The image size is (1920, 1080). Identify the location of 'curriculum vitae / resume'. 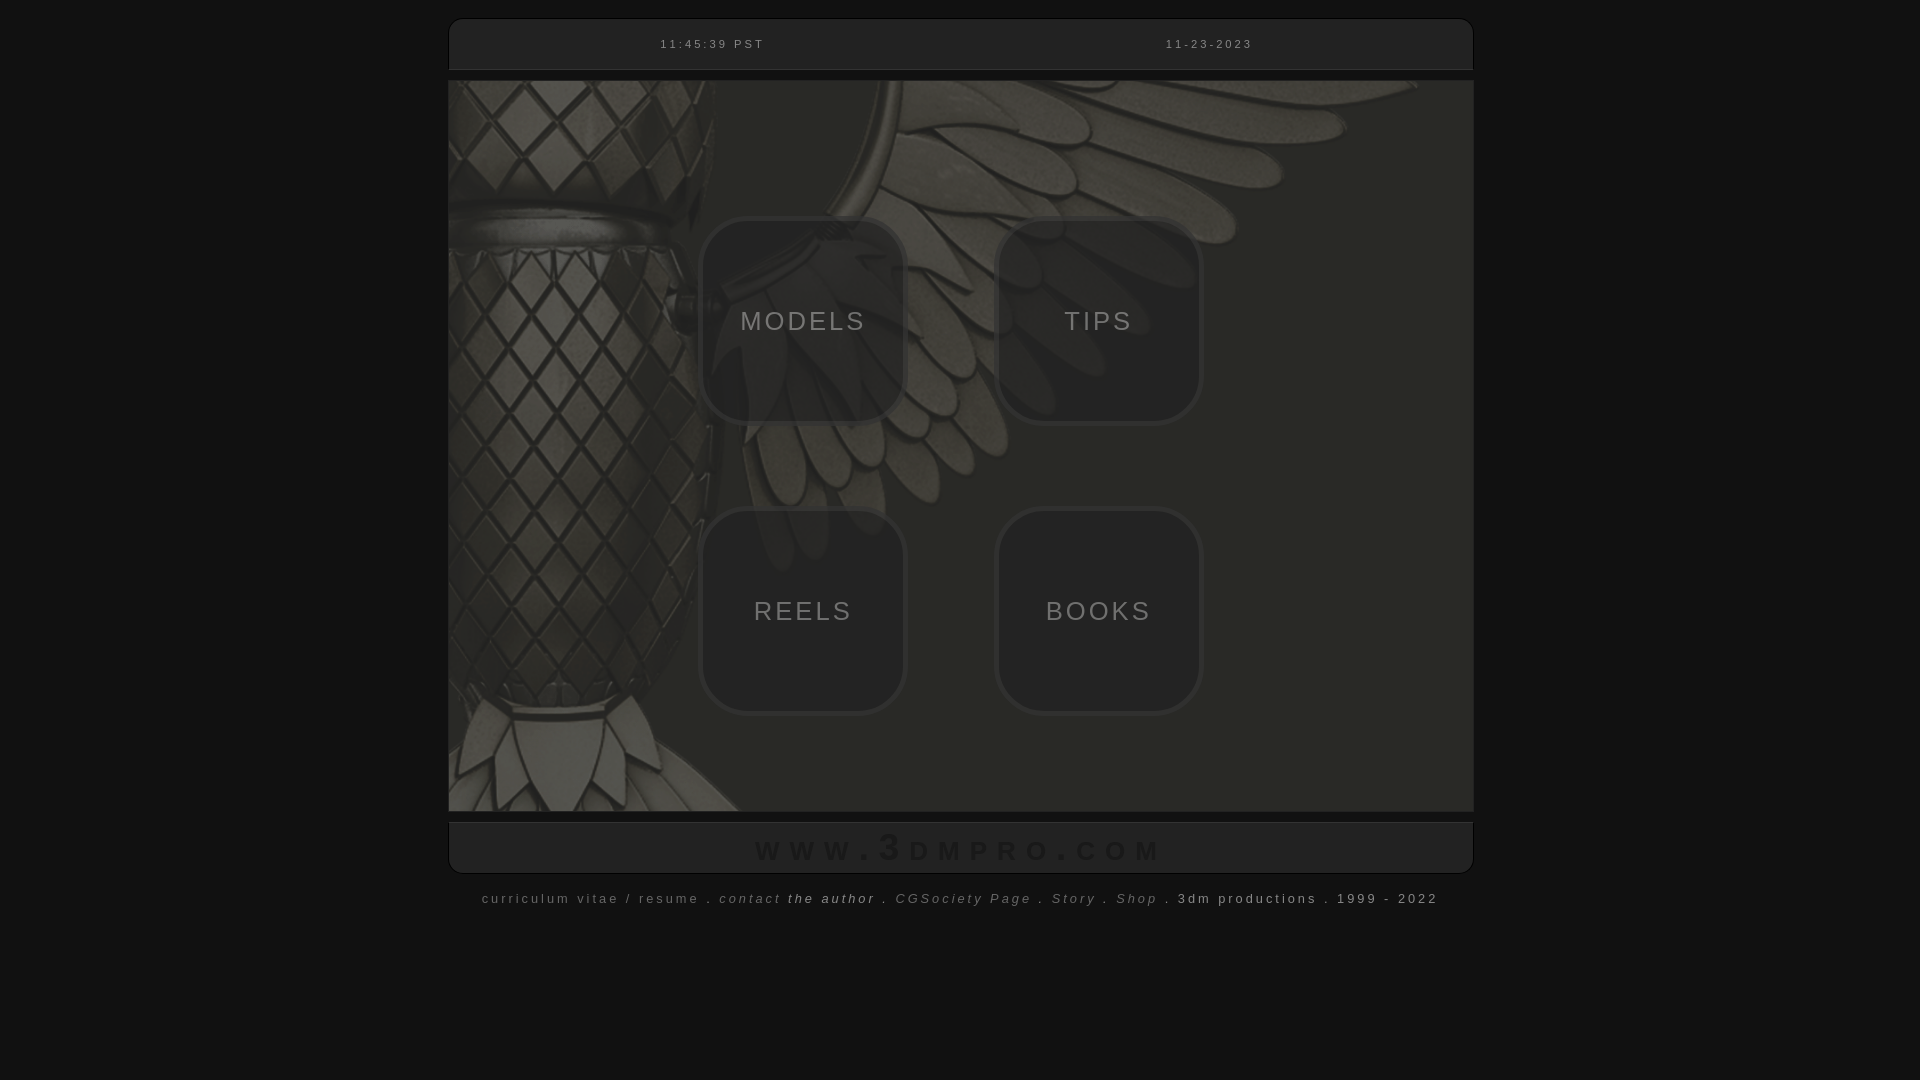
(481, 897).